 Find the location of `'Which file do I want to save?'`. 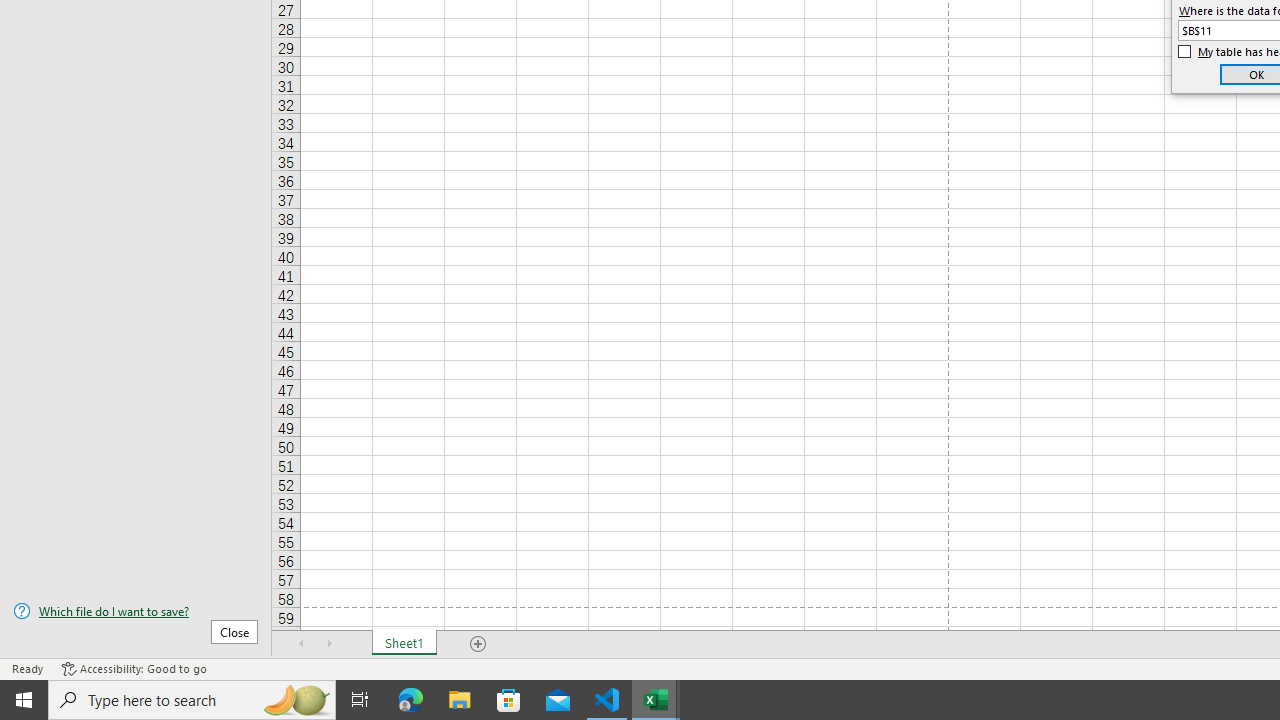

'Which file do I want to save?' is located at coordinates (135, 610).